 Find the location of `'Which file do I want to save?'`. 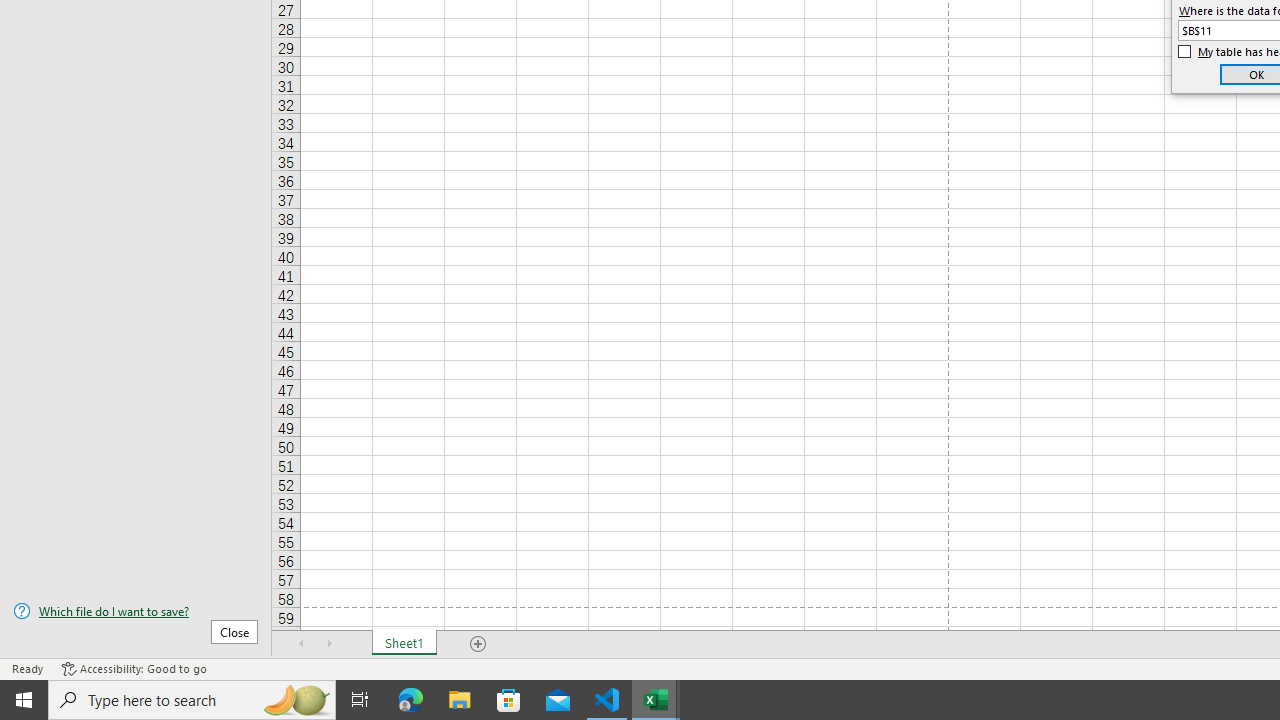

'Which file do I want to save?' is located at coordinates (135, 610).